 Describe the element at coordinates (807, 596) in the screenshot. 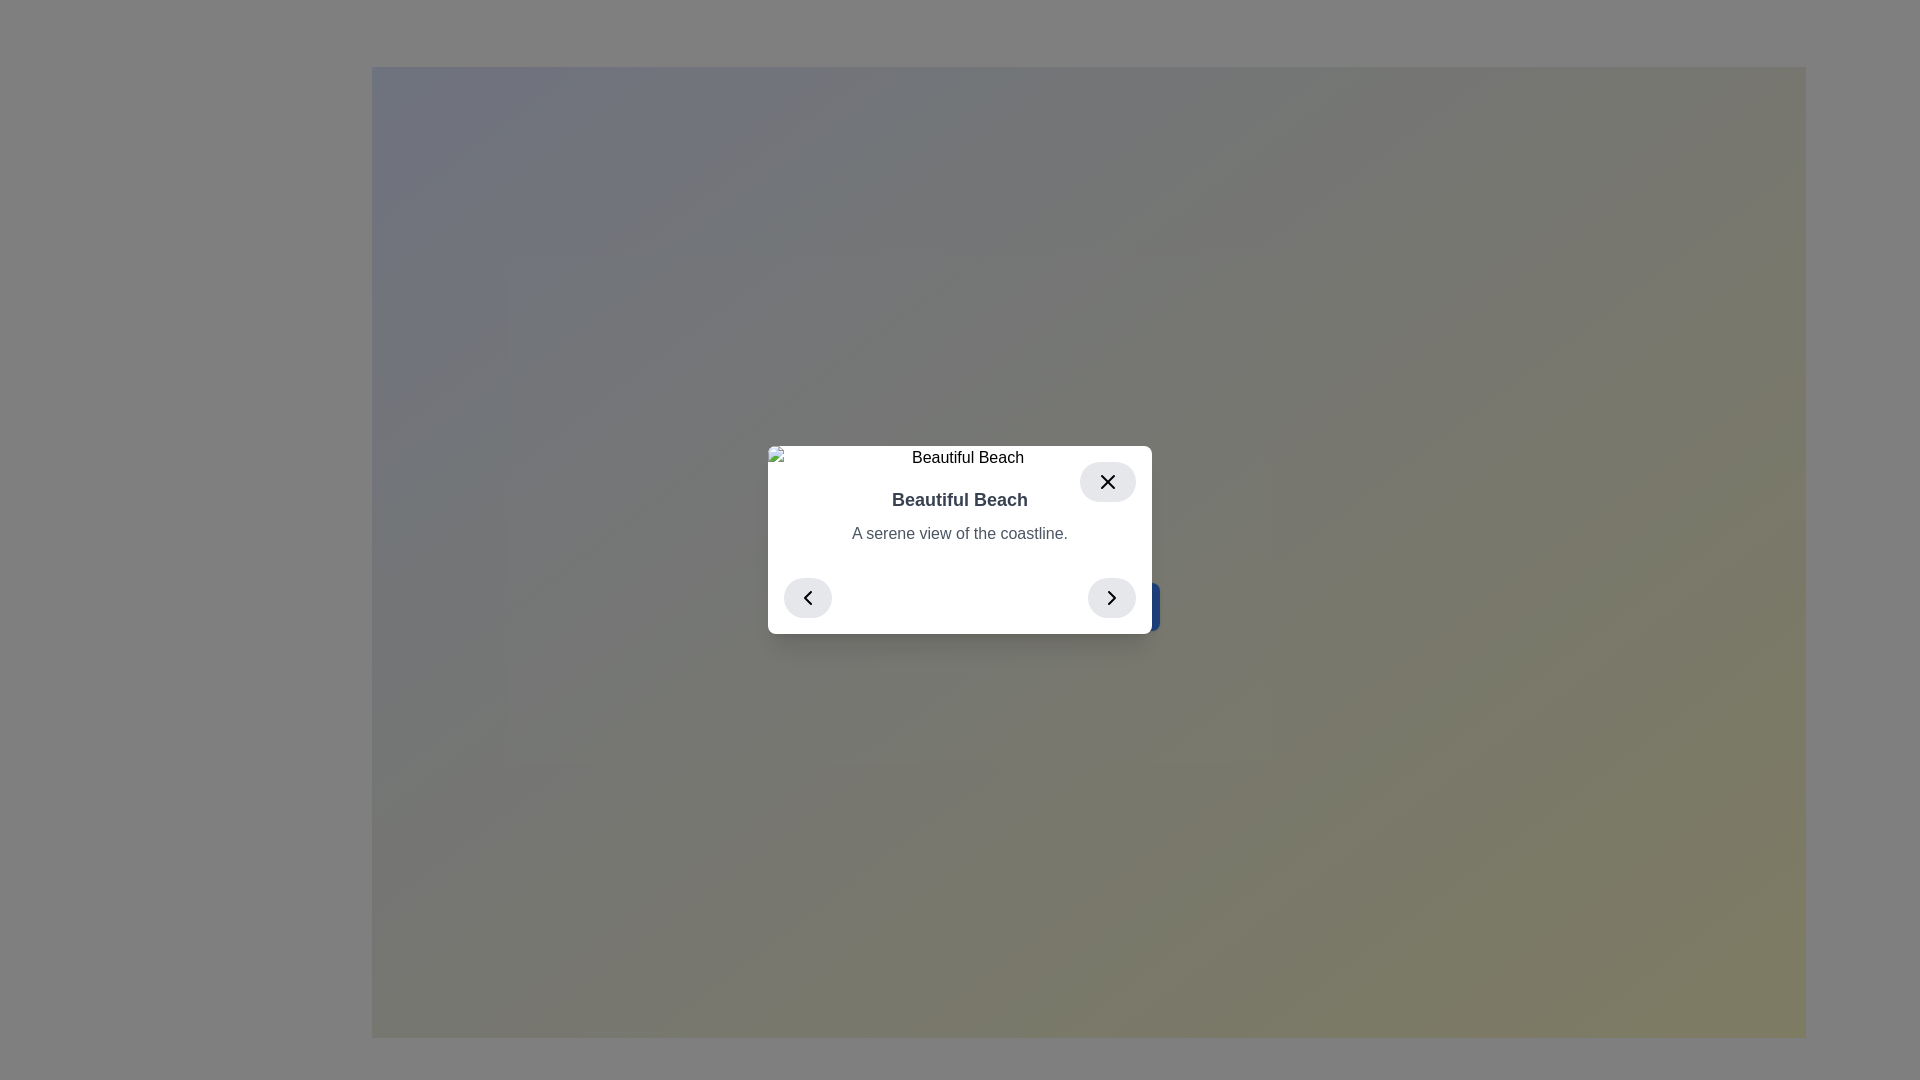

I see `the left navigation icon located at the bottom-left of the card interface` at that location.